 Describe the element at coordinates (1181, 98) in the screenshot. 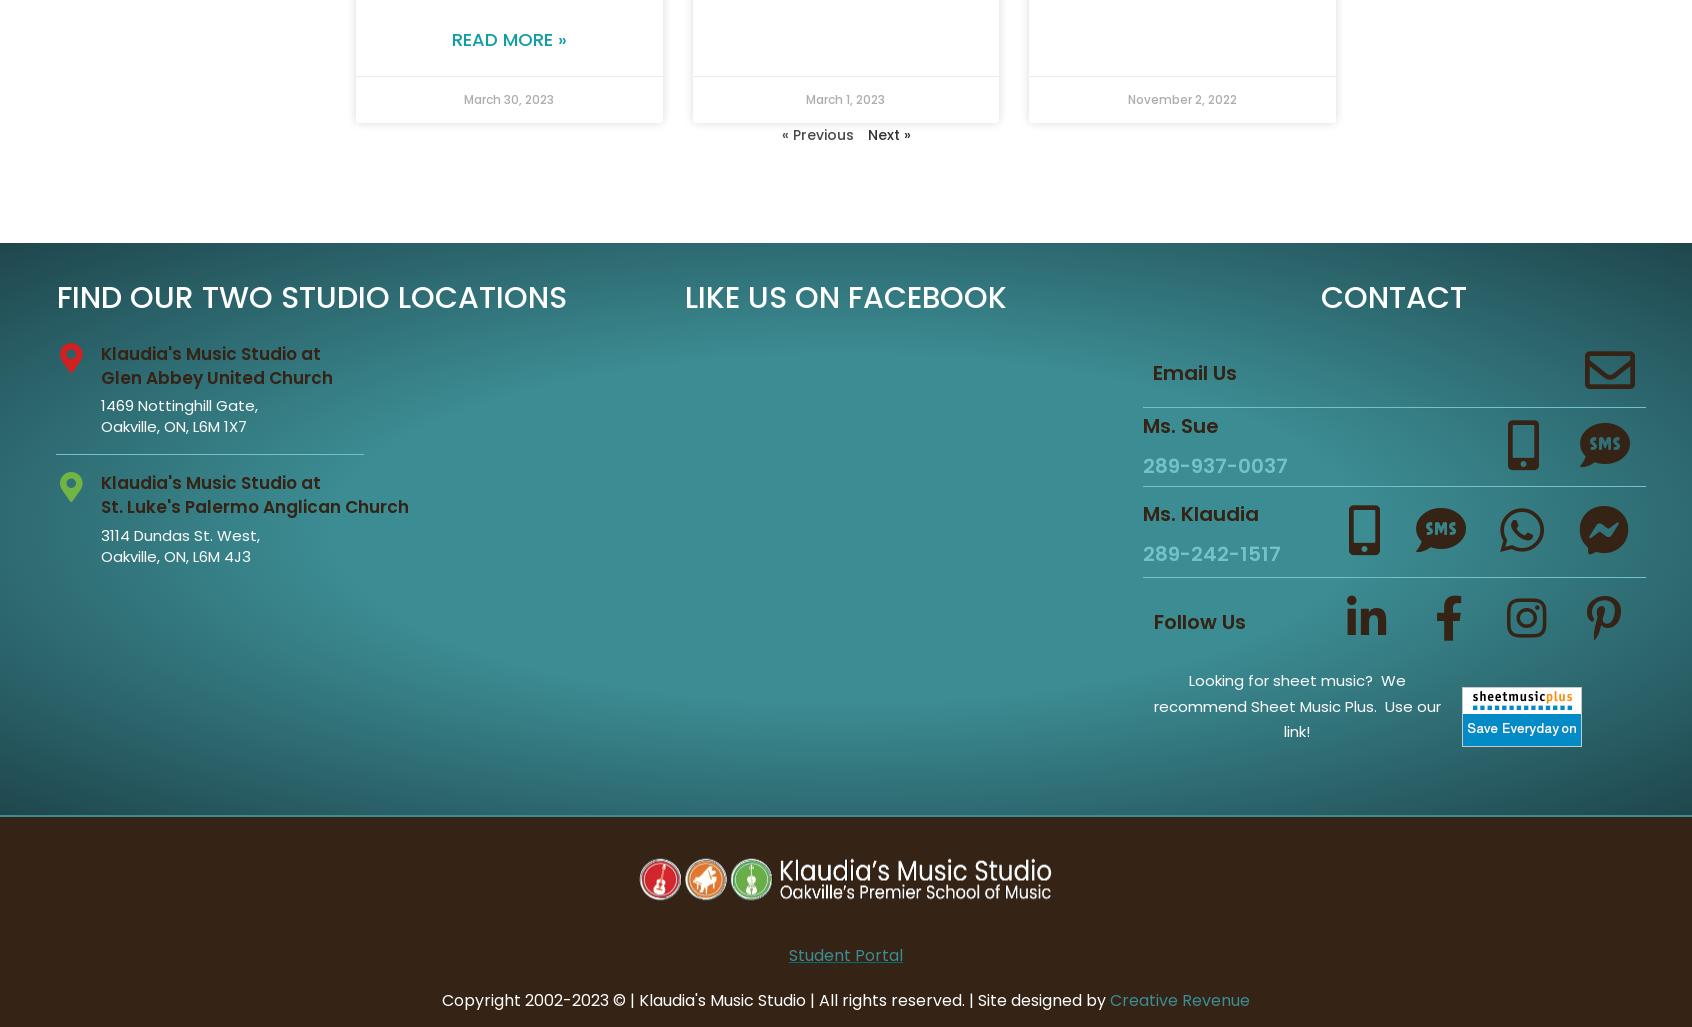

I see `'November 2, 2022'` at that location.